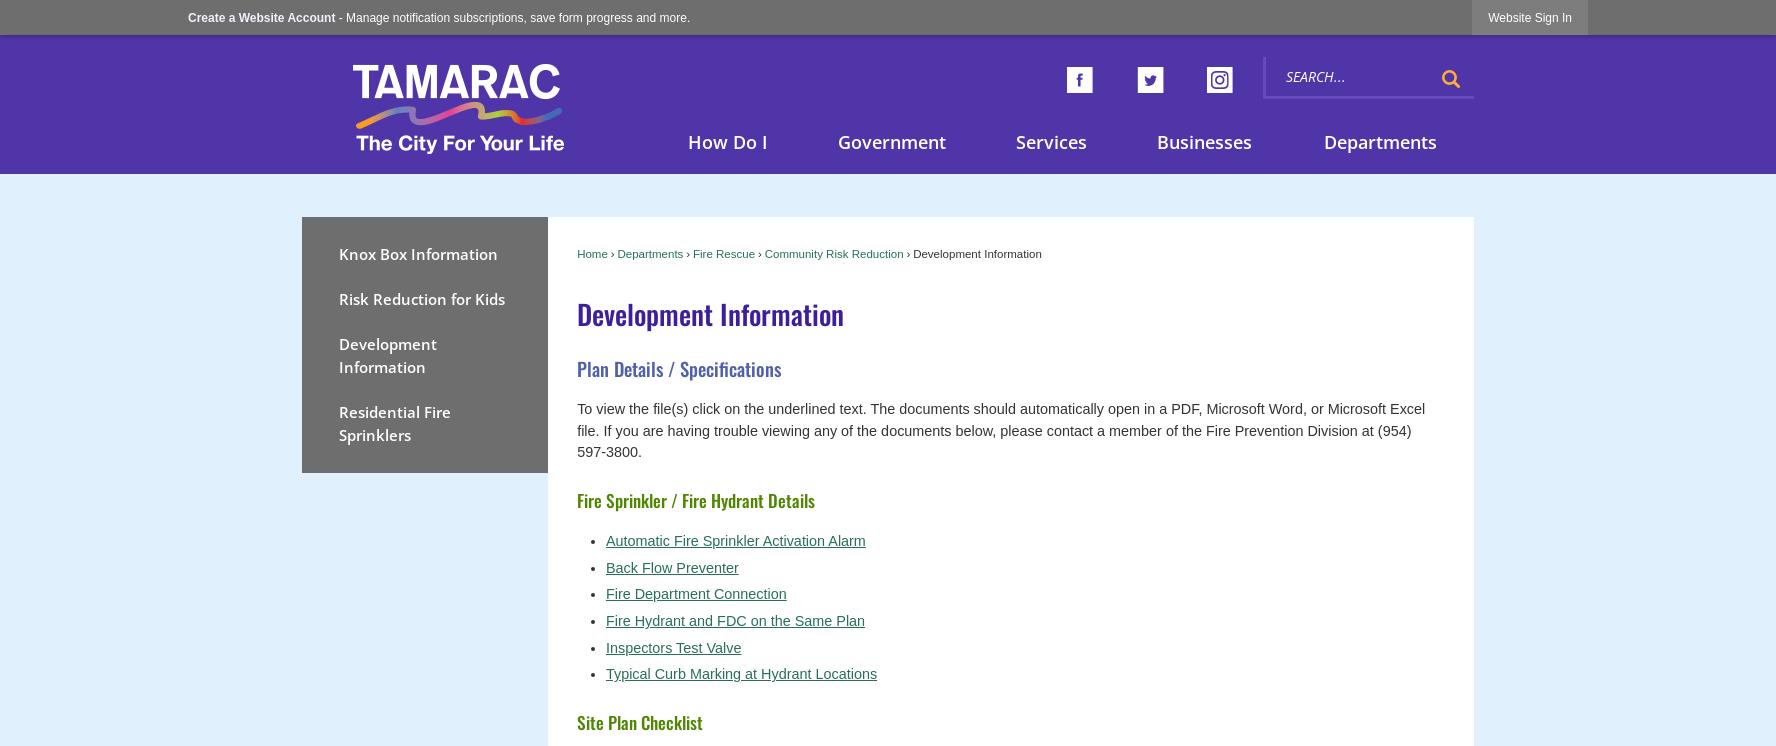 Image resolution: width=1776 pixels, height=746 pixels. I want to click on 'Community Risk Reduction', so click(833, 252).